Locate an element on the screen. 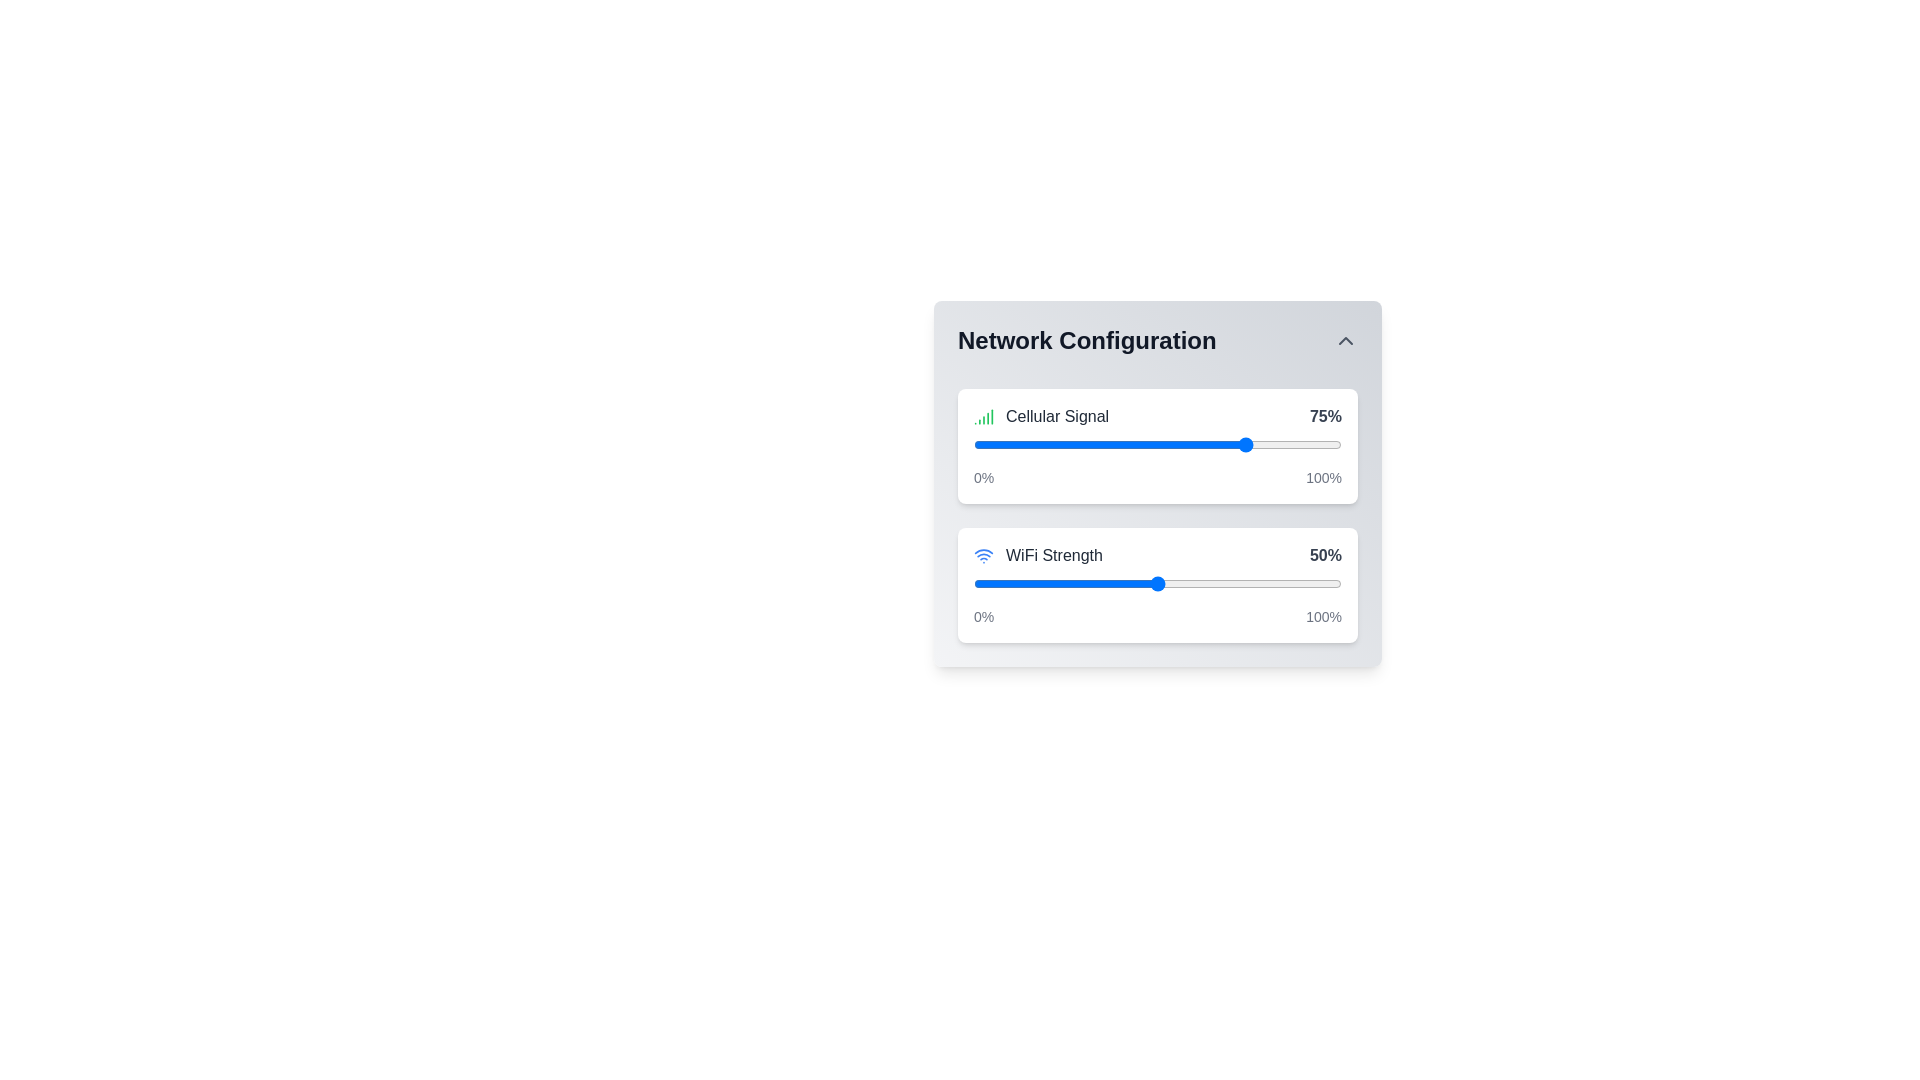 This screenshot has width=1920, height=1080. the WiFi strength is located at coordinates (1165, 583).